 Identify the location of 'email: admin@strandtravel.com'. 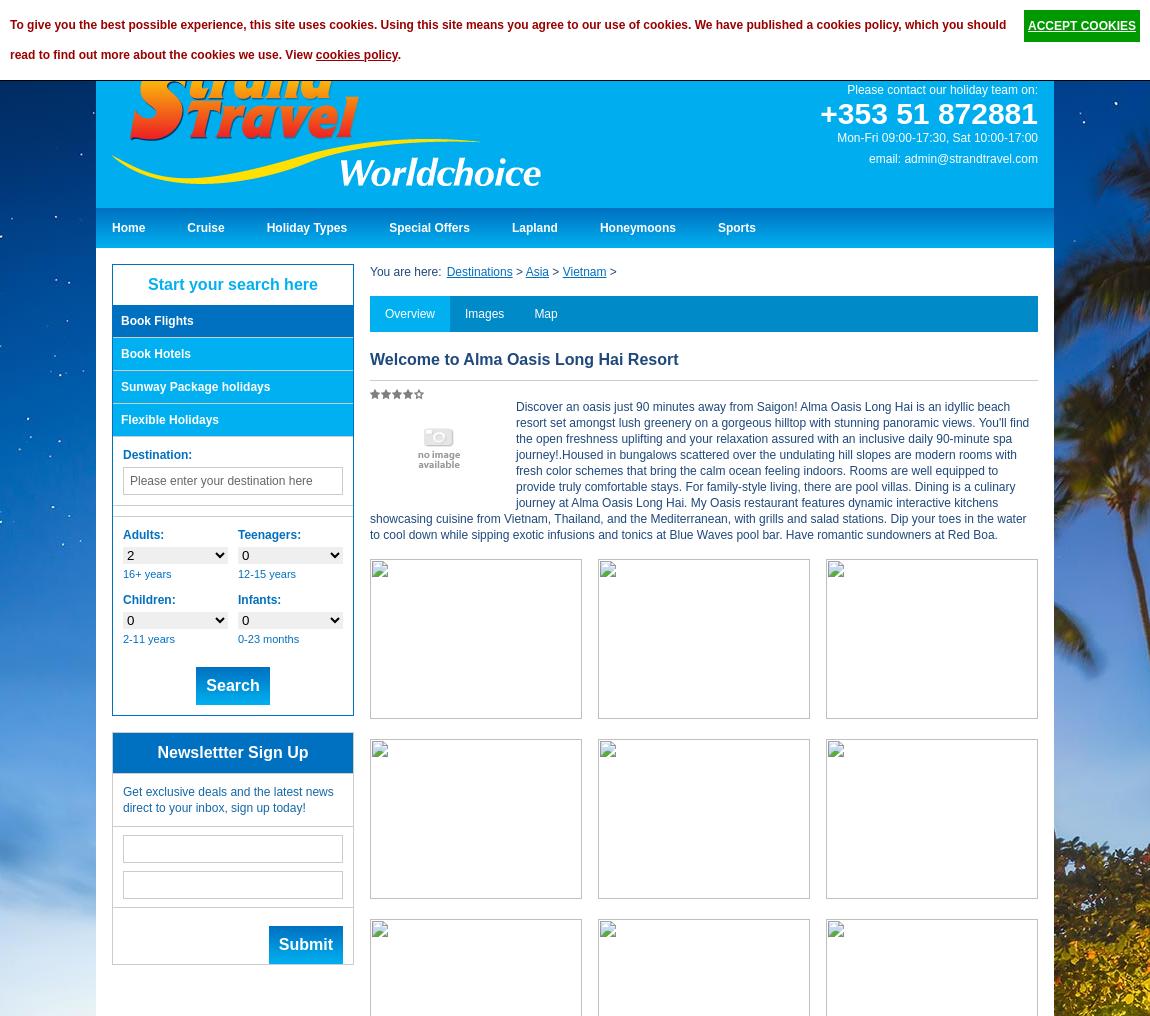
(953, 156).